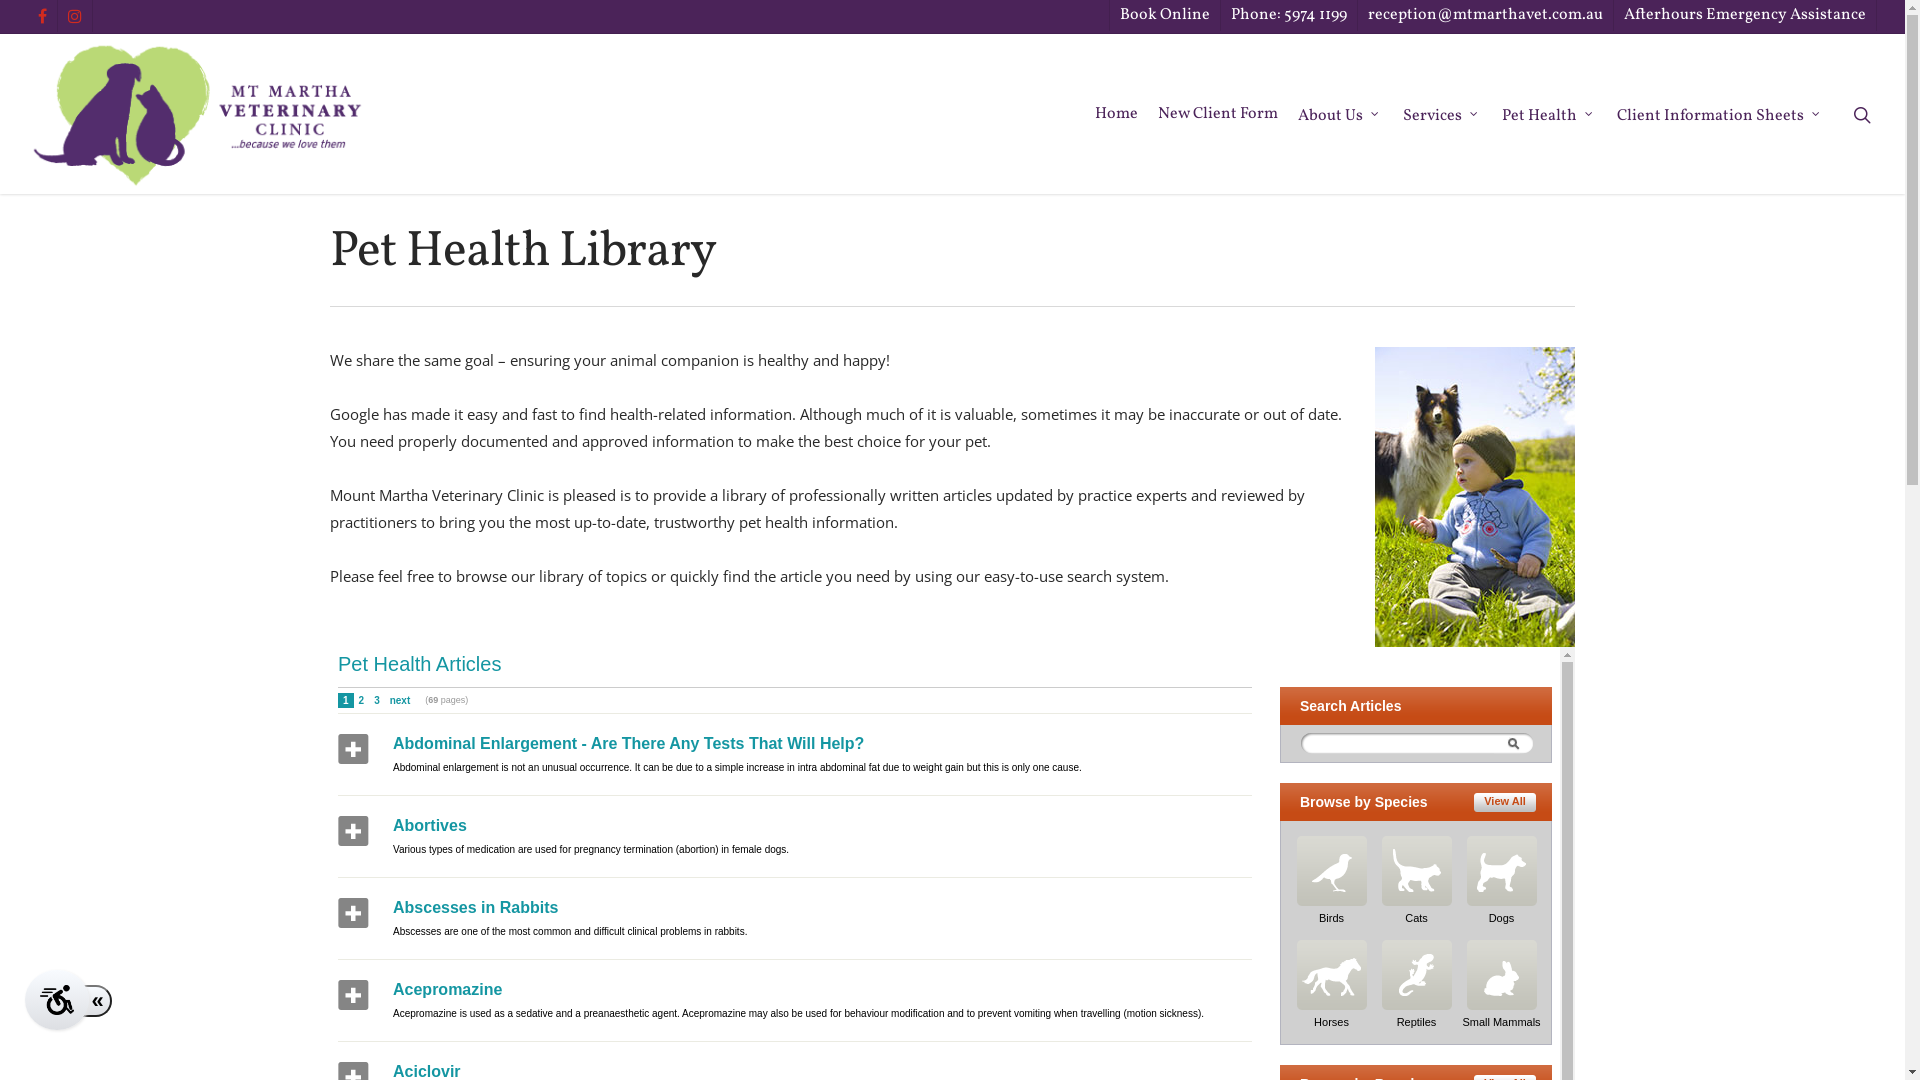 This screenshot has height=1080, width=1920. Describe the element at coordinates (1719, 114) in the screenshot. I see `'Client Information Sheets'` at that location.